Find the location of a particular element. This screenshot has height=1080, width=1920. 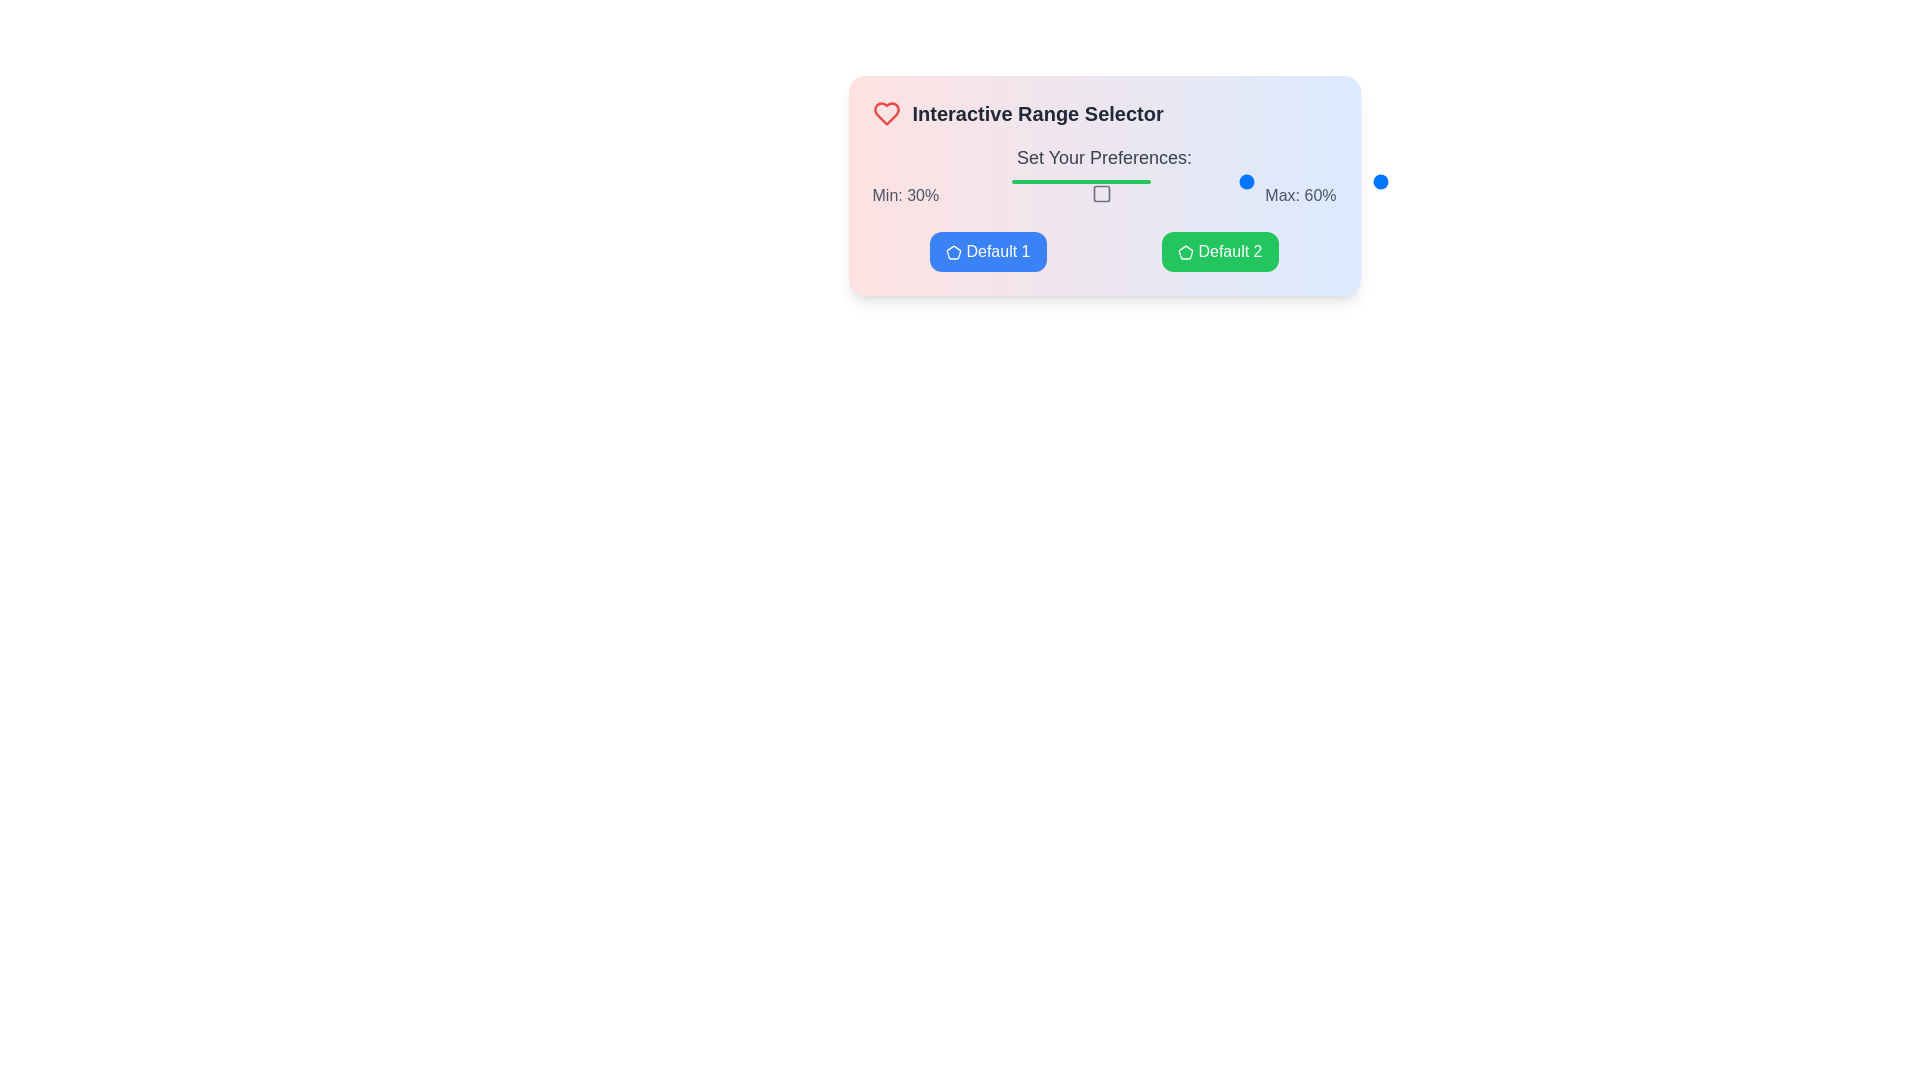

the button labeled 'Default 1' by tabbing to it is located at coordinates (988, 250).